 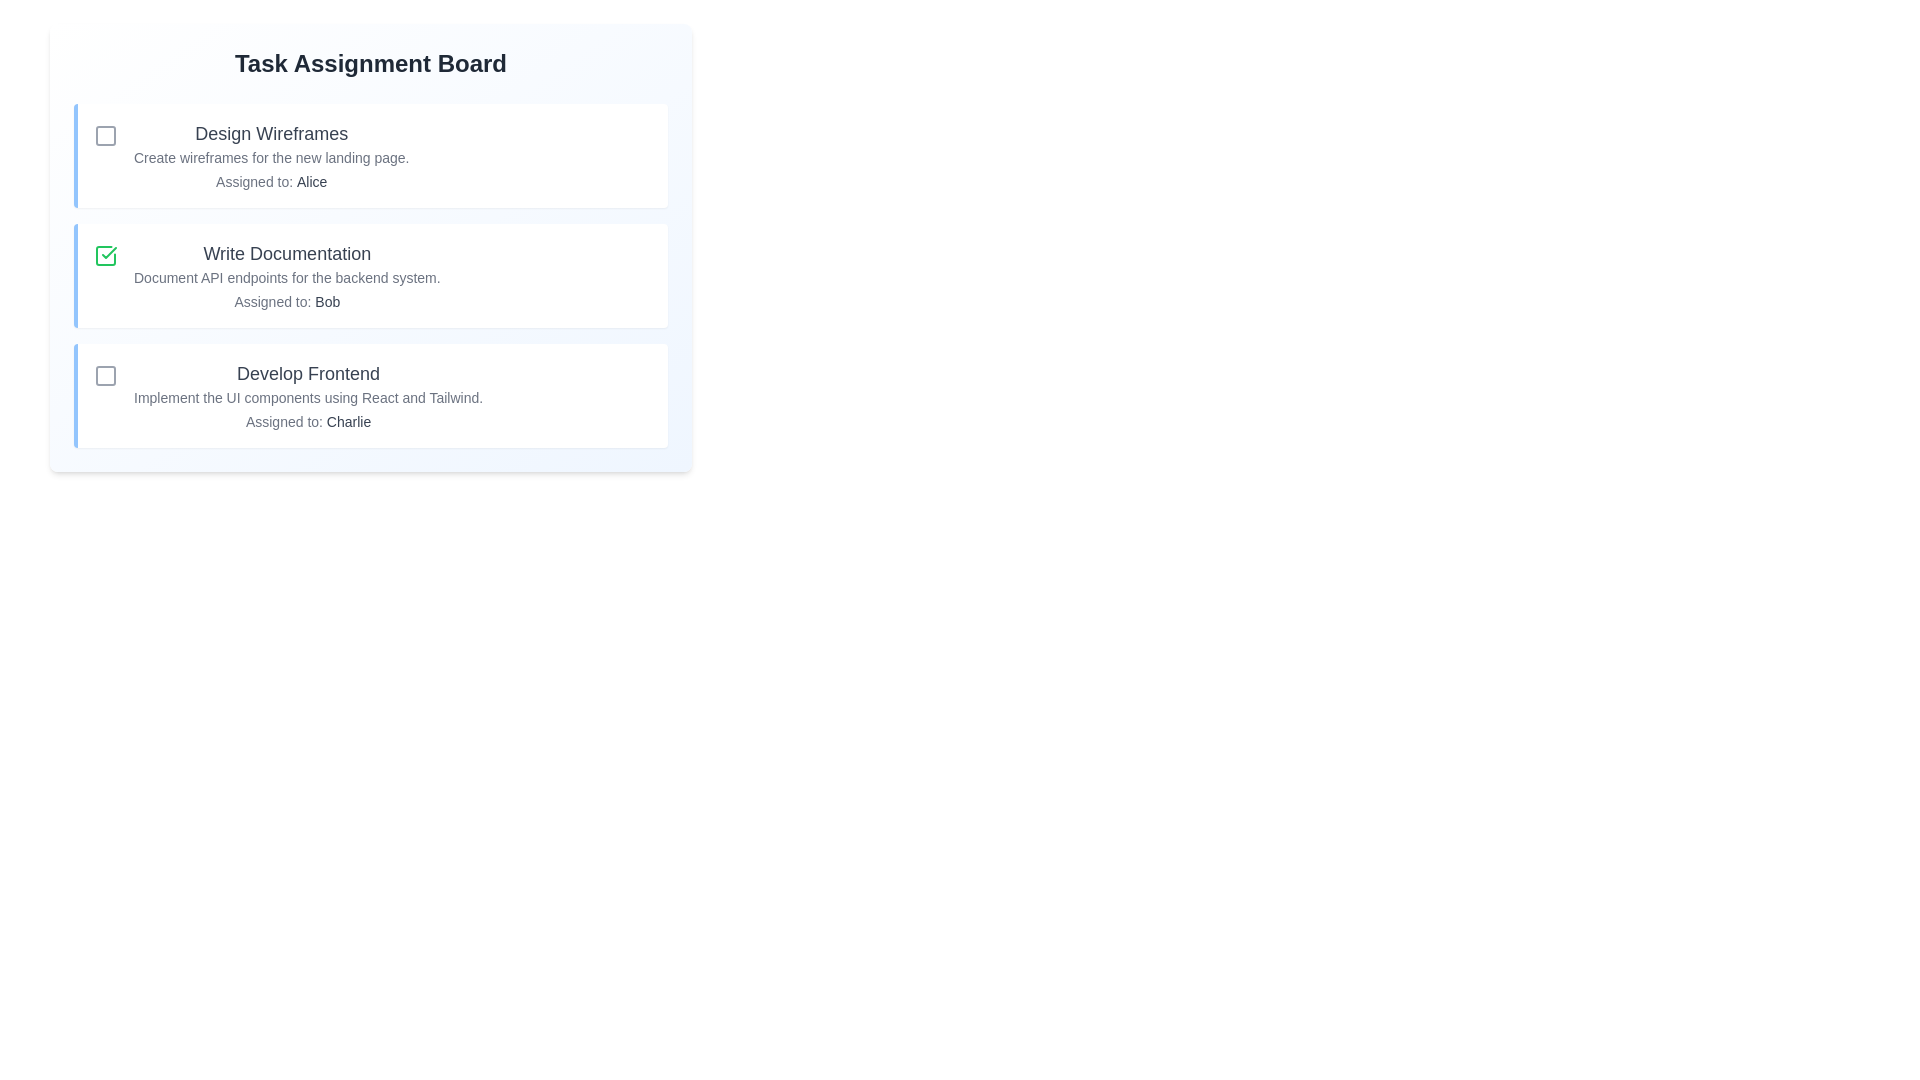 I want to click on the text label displaying the name 'Bob' in the 'Assigned to: Bob' section of the 'Write Documentation' task item, so click(x=327, y=301).